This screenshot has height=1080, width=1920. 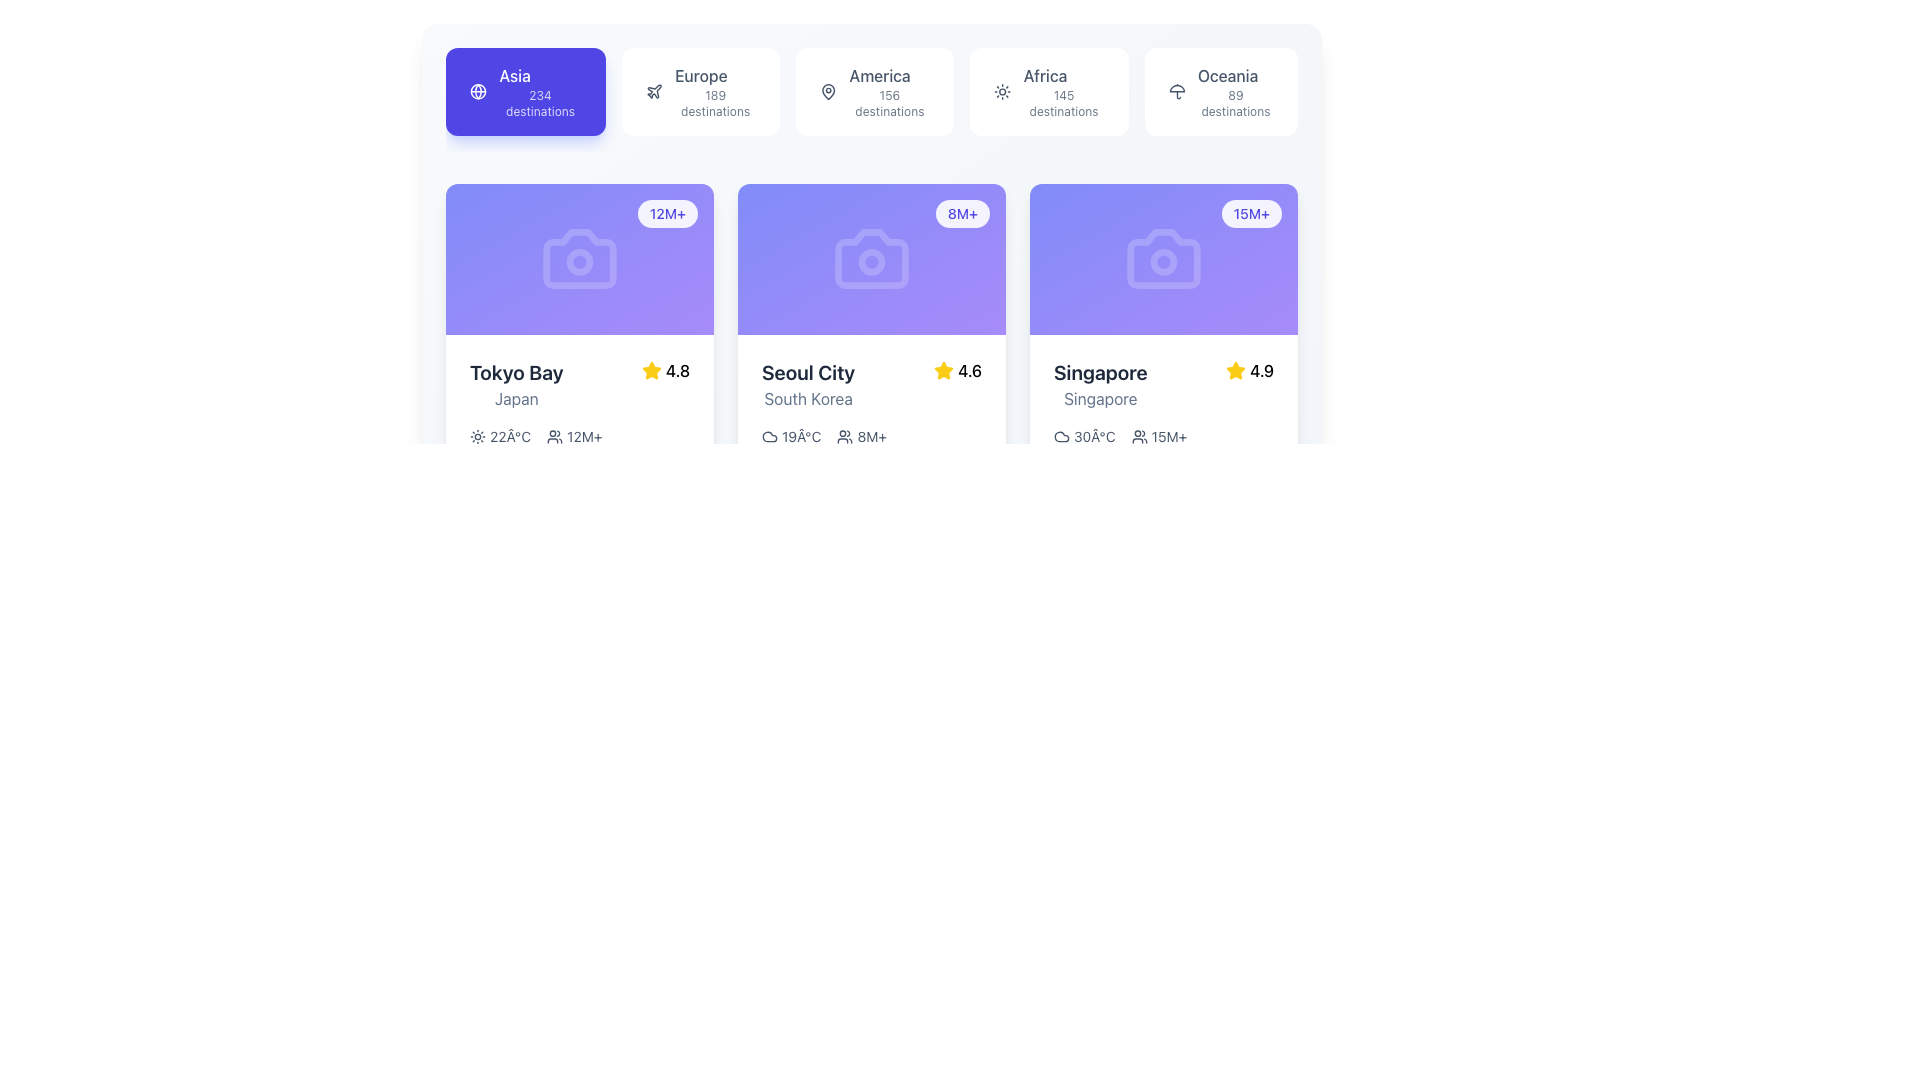 I want to click on the globe icon located at the top-left corner of the interface, which is within a highlighted purple rectangle and positioned to the left of the text label 'Asia' and subtext '234 destinations', so click(x=477, y=92).